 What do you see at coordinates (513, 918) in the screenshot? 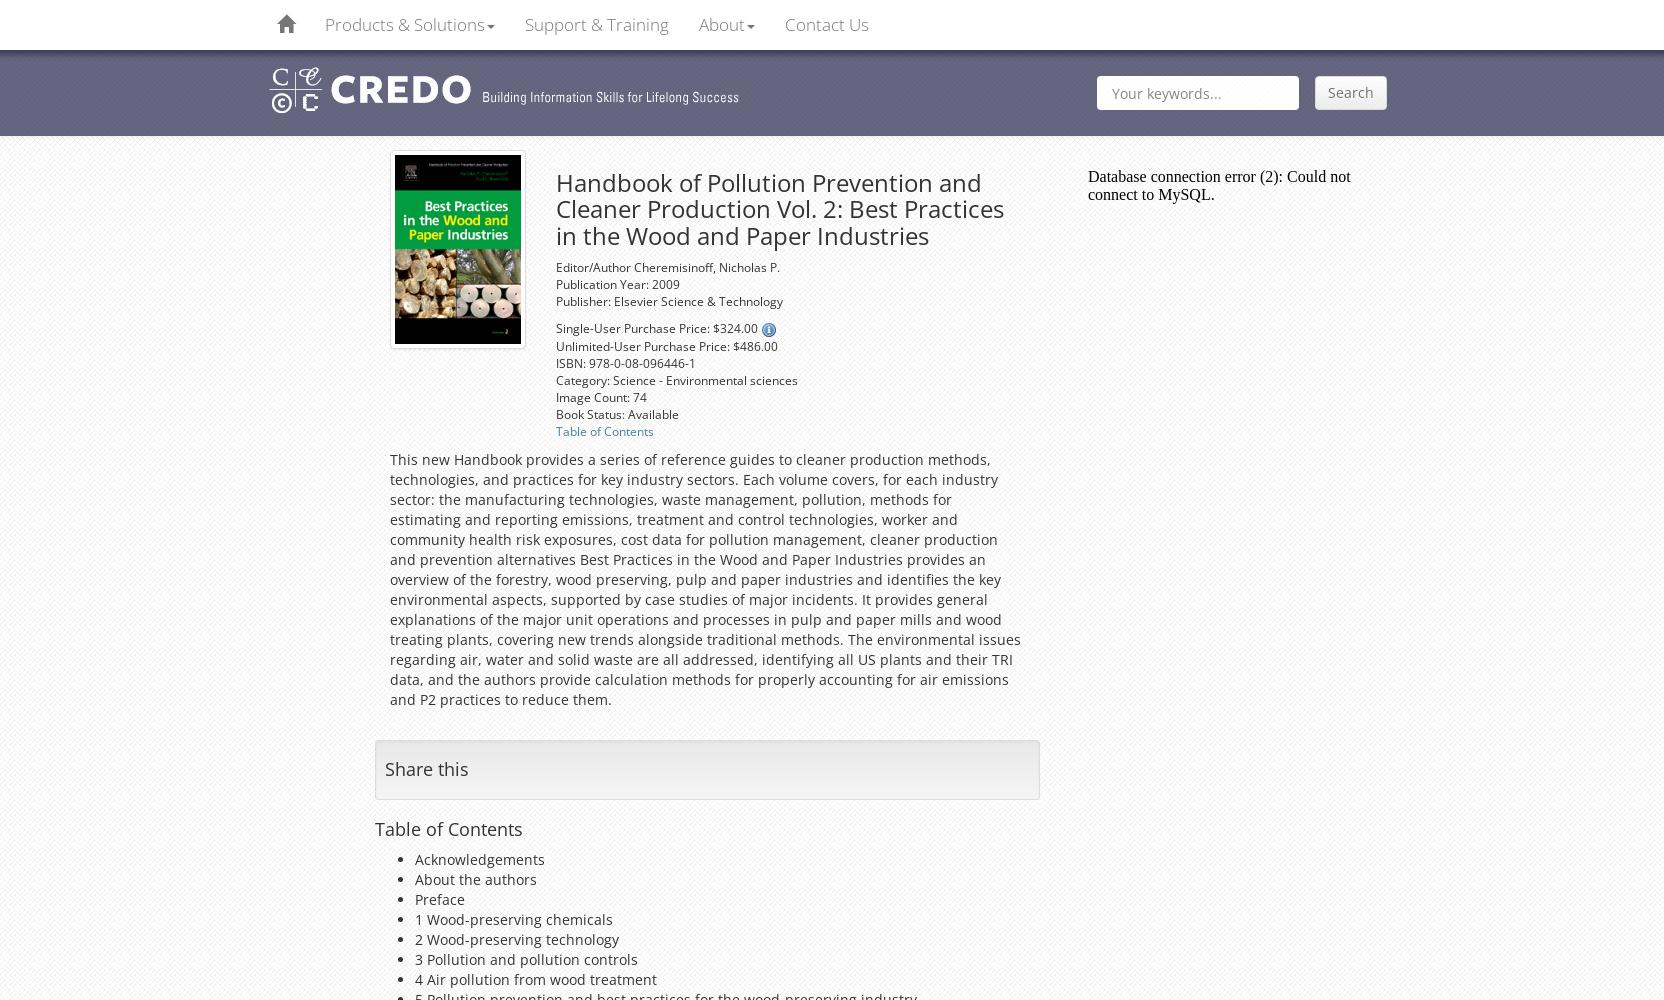
I see `'1 Wood-preserving chemicals'` at bounding box center [513, 918].